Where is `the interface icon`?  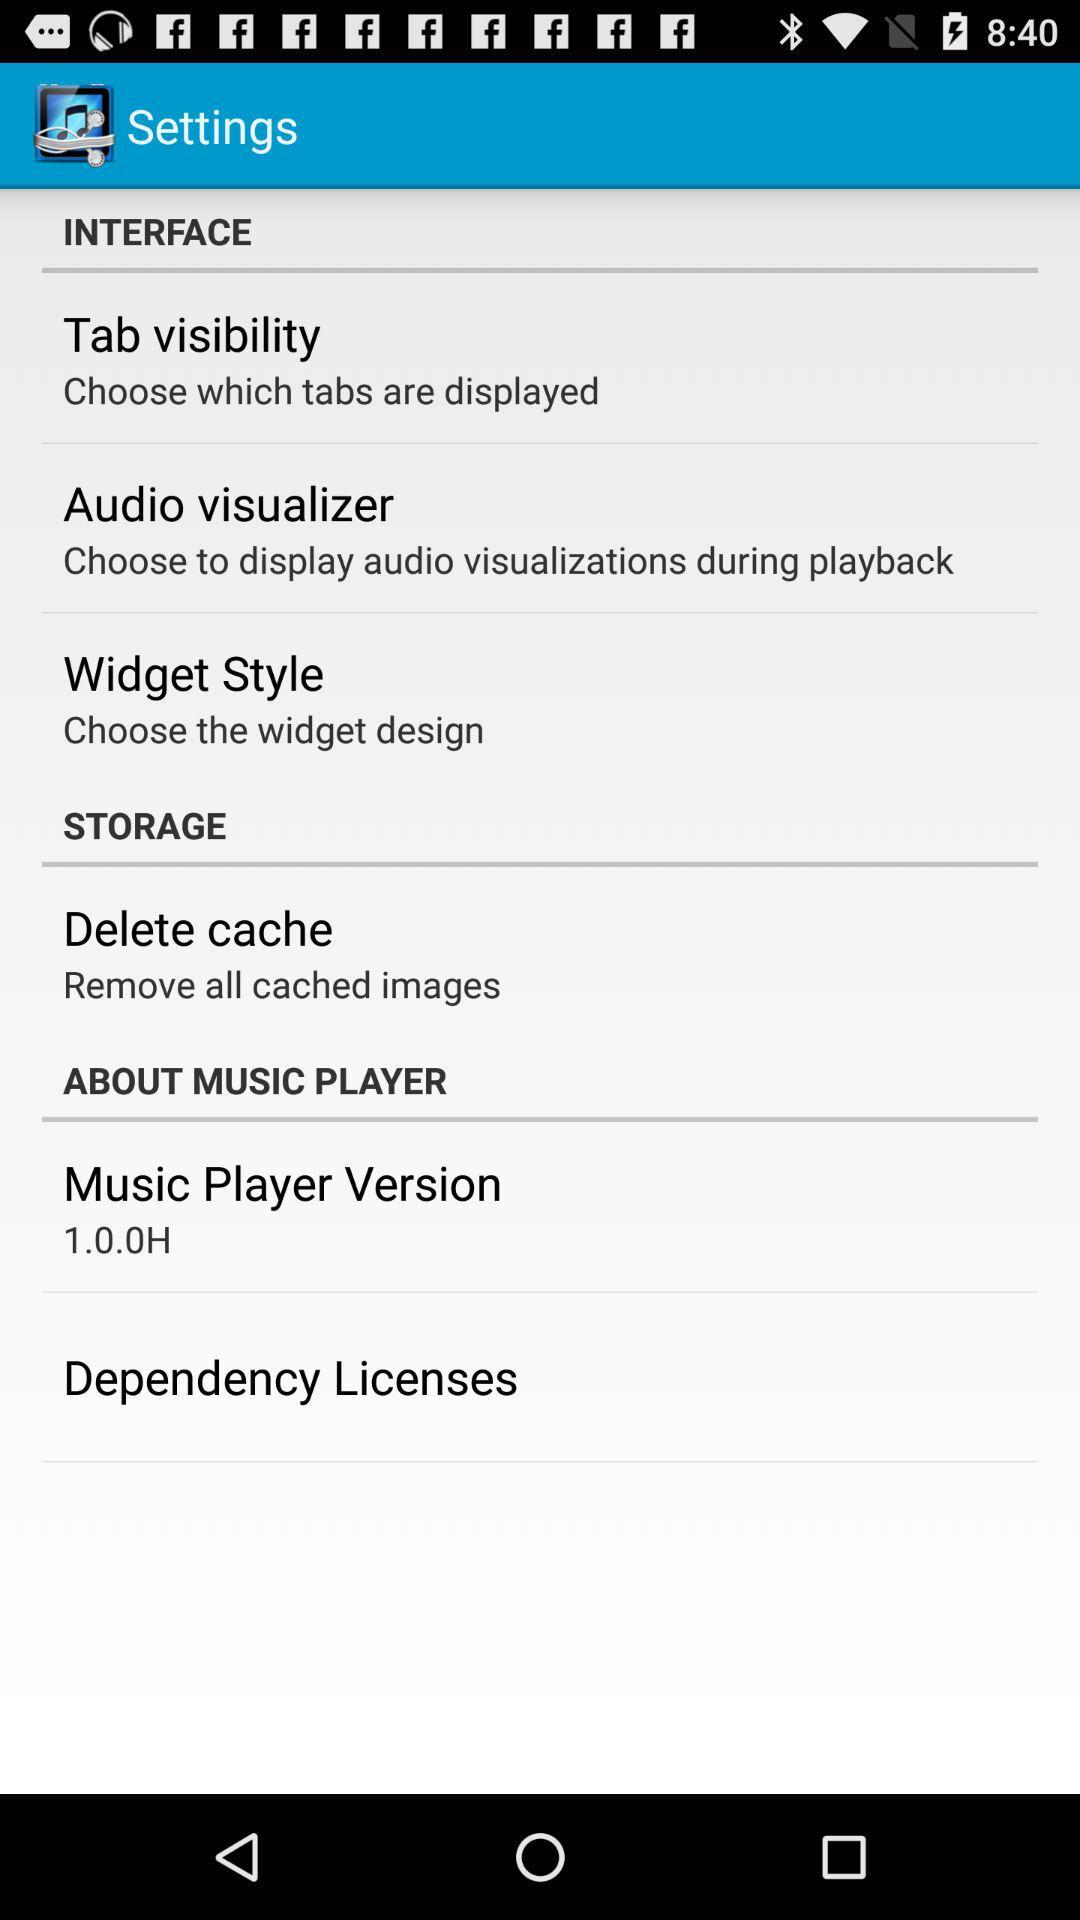
the interface icon is located at coordinates (540, 230).